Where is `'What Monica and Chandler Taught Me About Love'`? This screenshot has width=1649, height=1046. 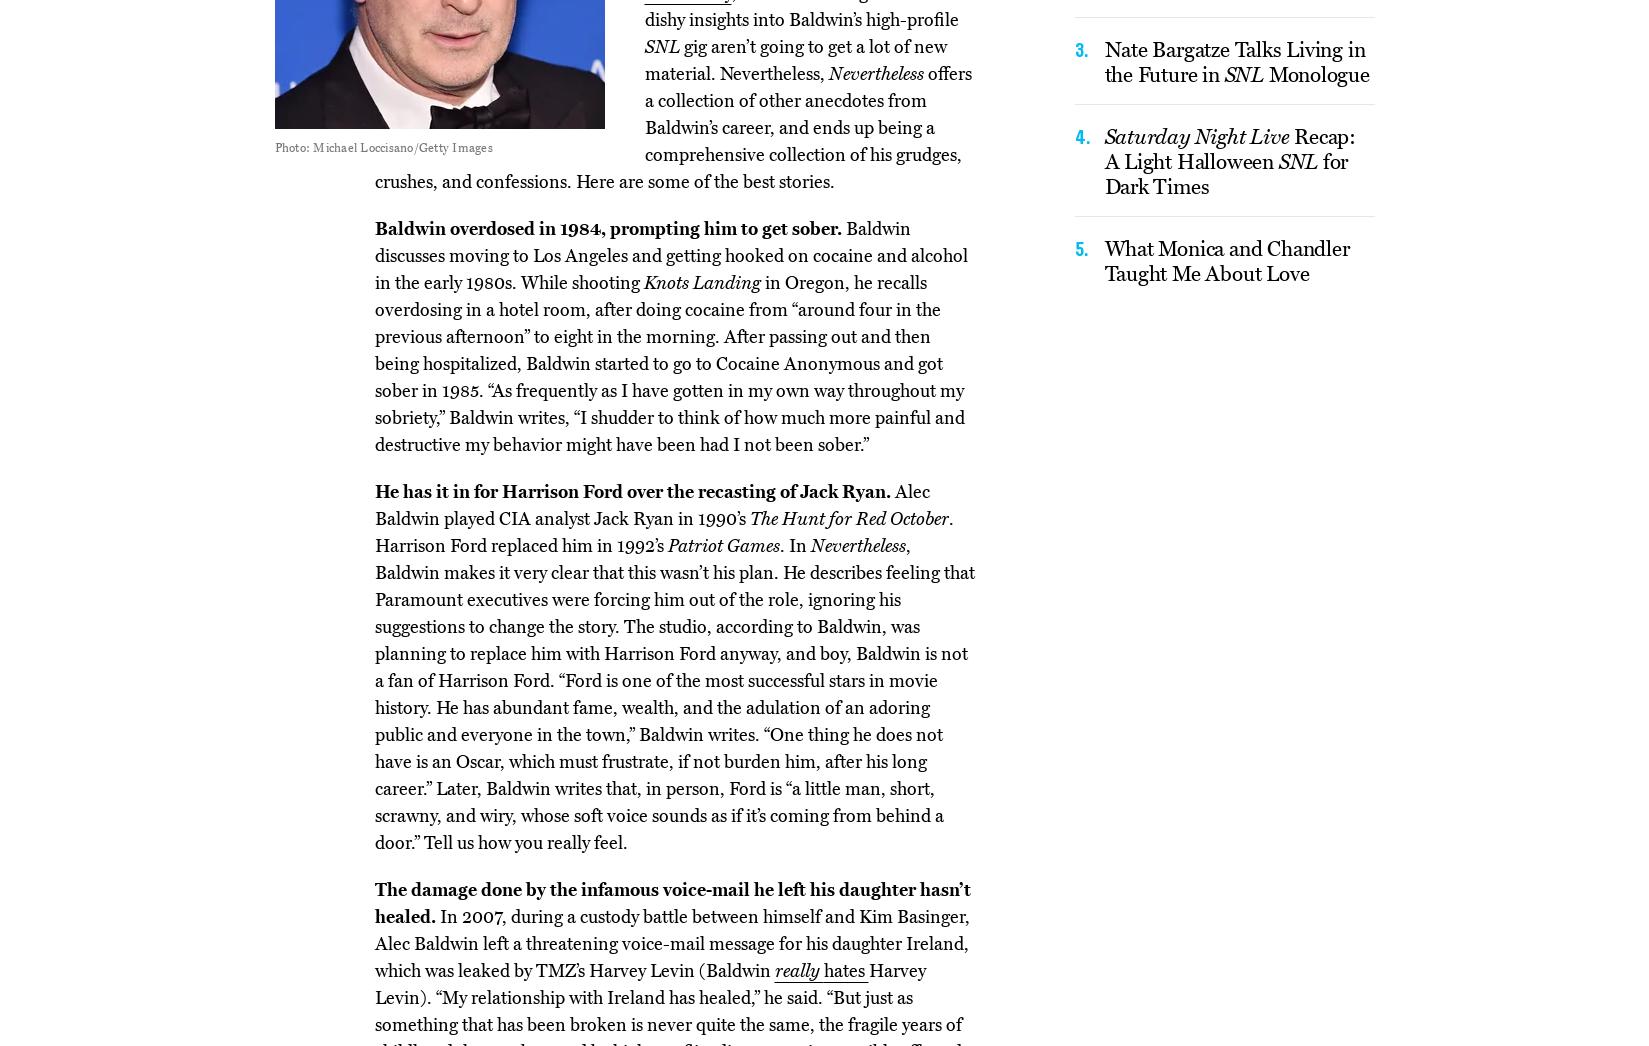 'What Monica and Chandler Taught Me About Love' is located at coordinates (1226, 259).